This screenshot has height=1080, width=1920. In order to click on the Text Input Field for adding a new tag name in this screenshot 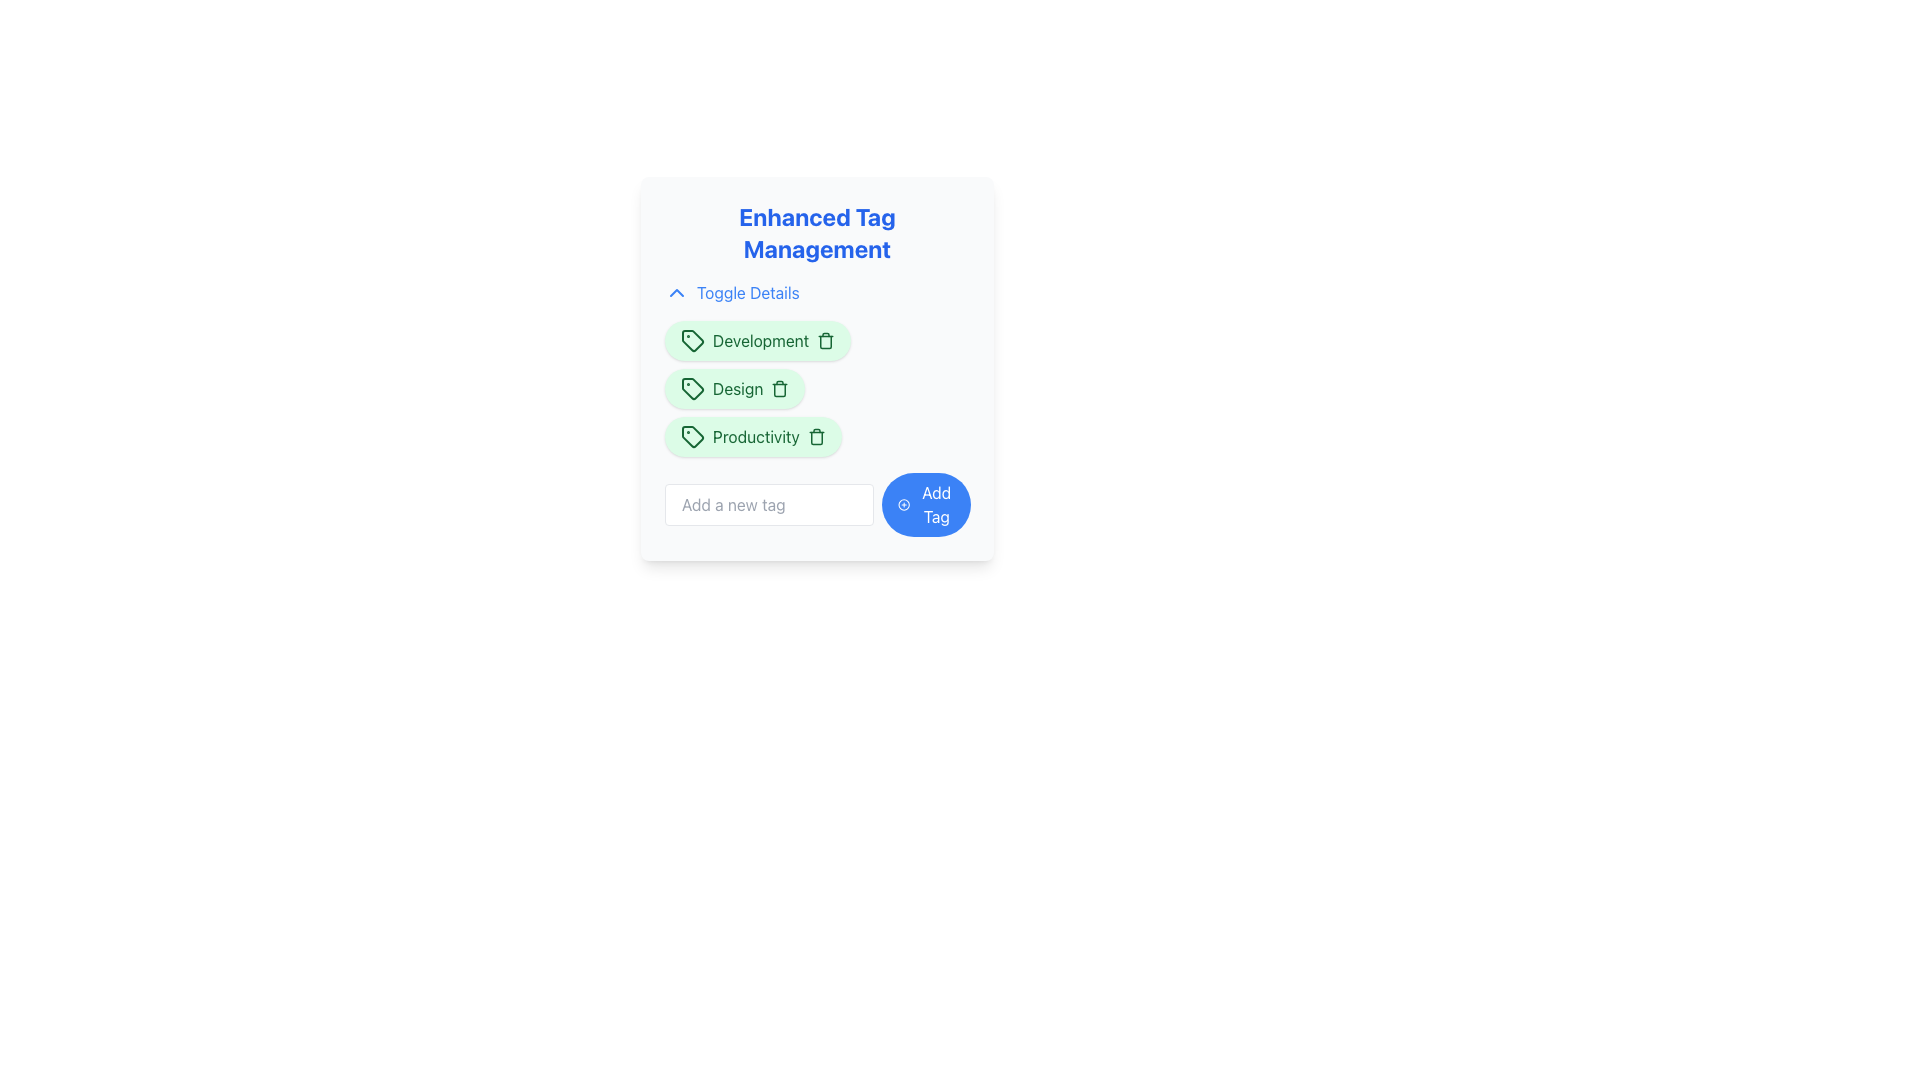, I will do `click(768, 504)`.